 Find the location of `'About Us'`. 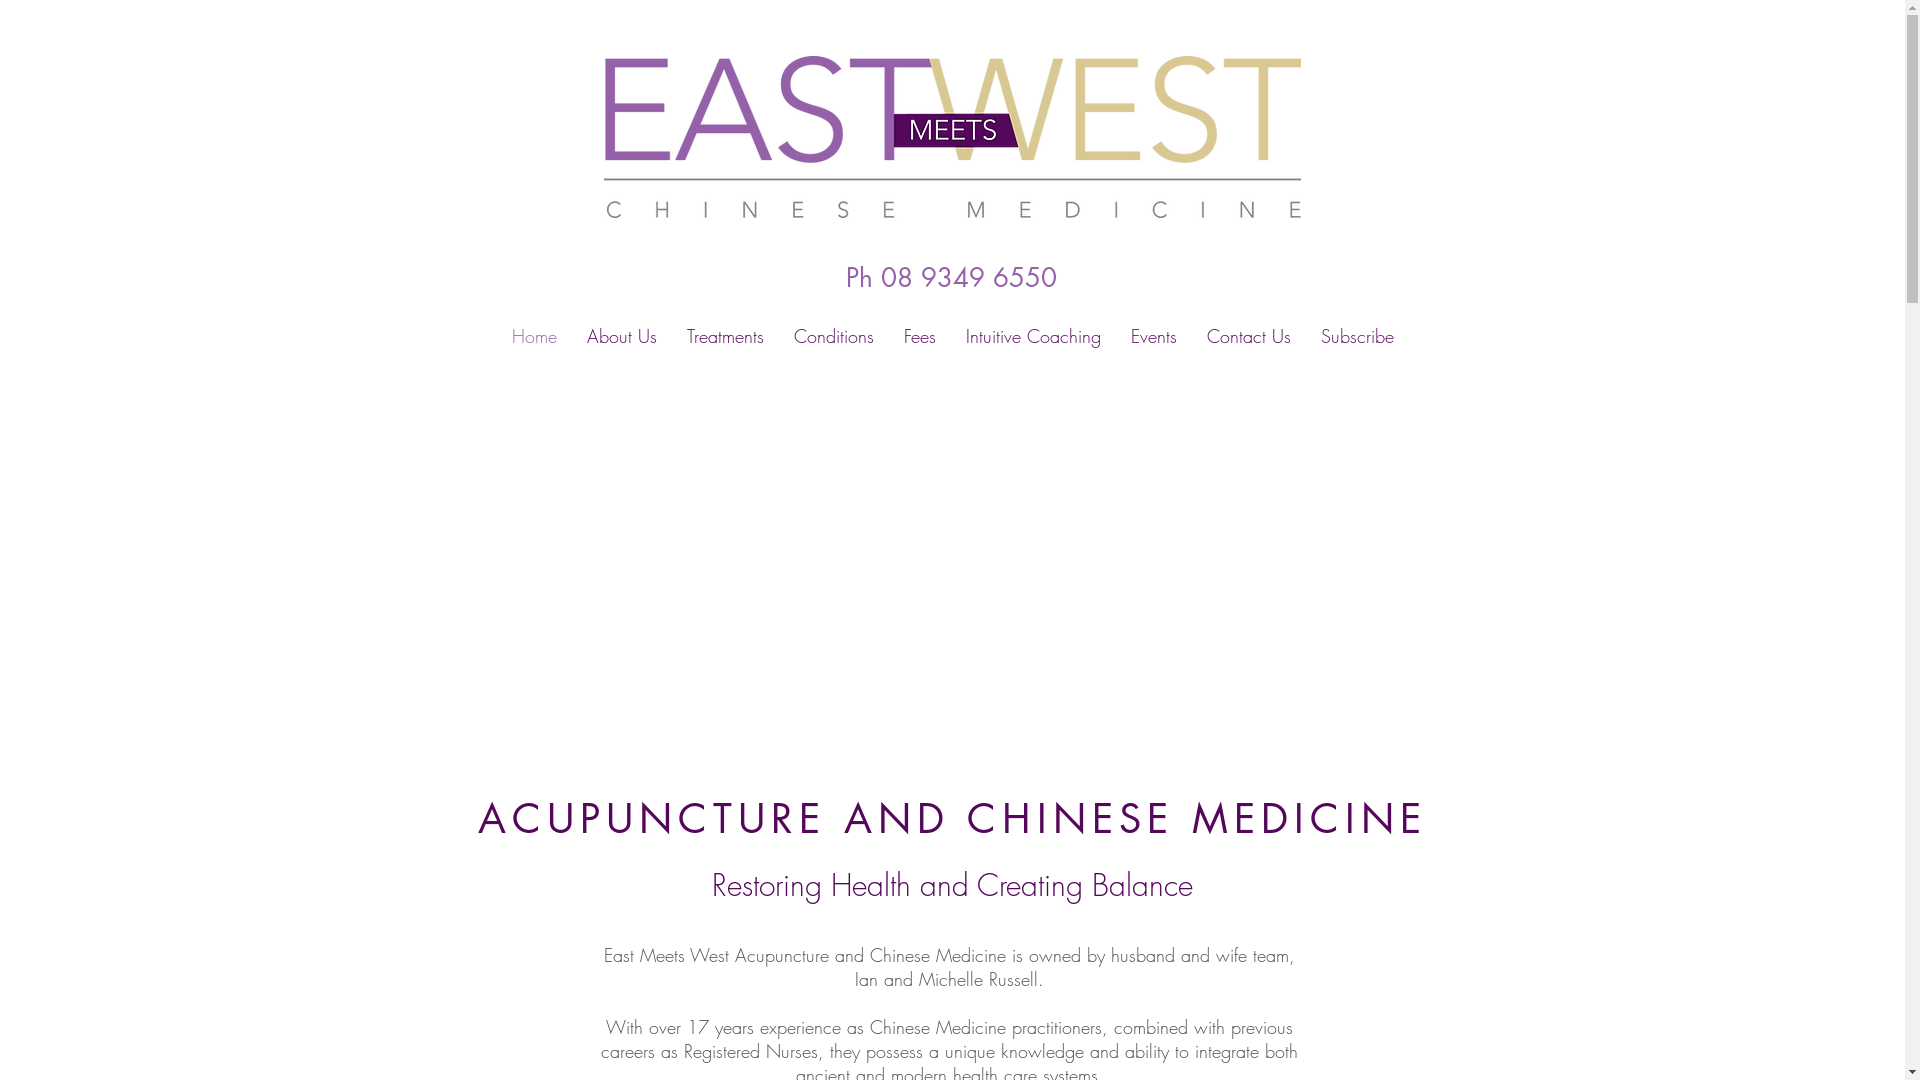

'About Us' is located at coordinates (621, 334).